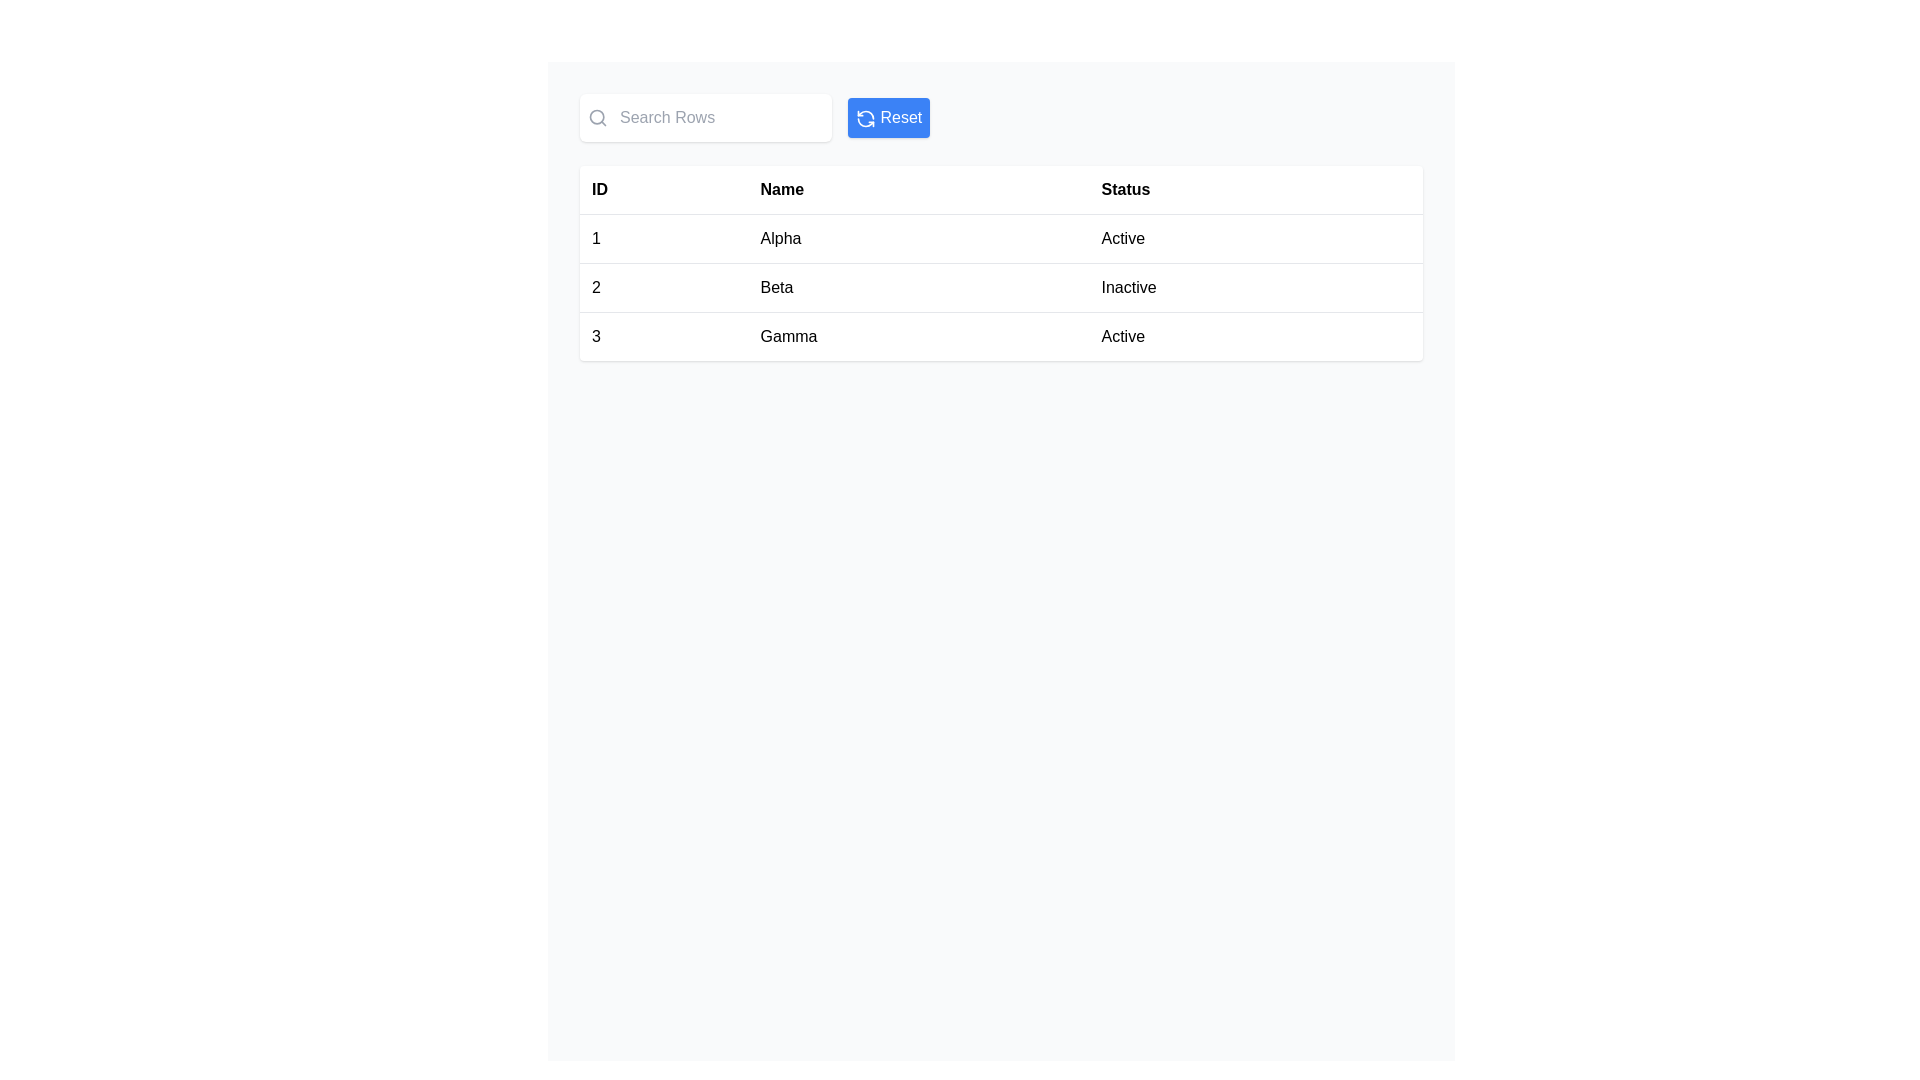 This screenshot has height=1080, width=1920. Describe the element at coordinates (705, 118) in the screenshot. I see `the search bar component with a white background and rounded edges, which has a magnifying glass icon and a placeholder text 'Search Rows'` at that location.